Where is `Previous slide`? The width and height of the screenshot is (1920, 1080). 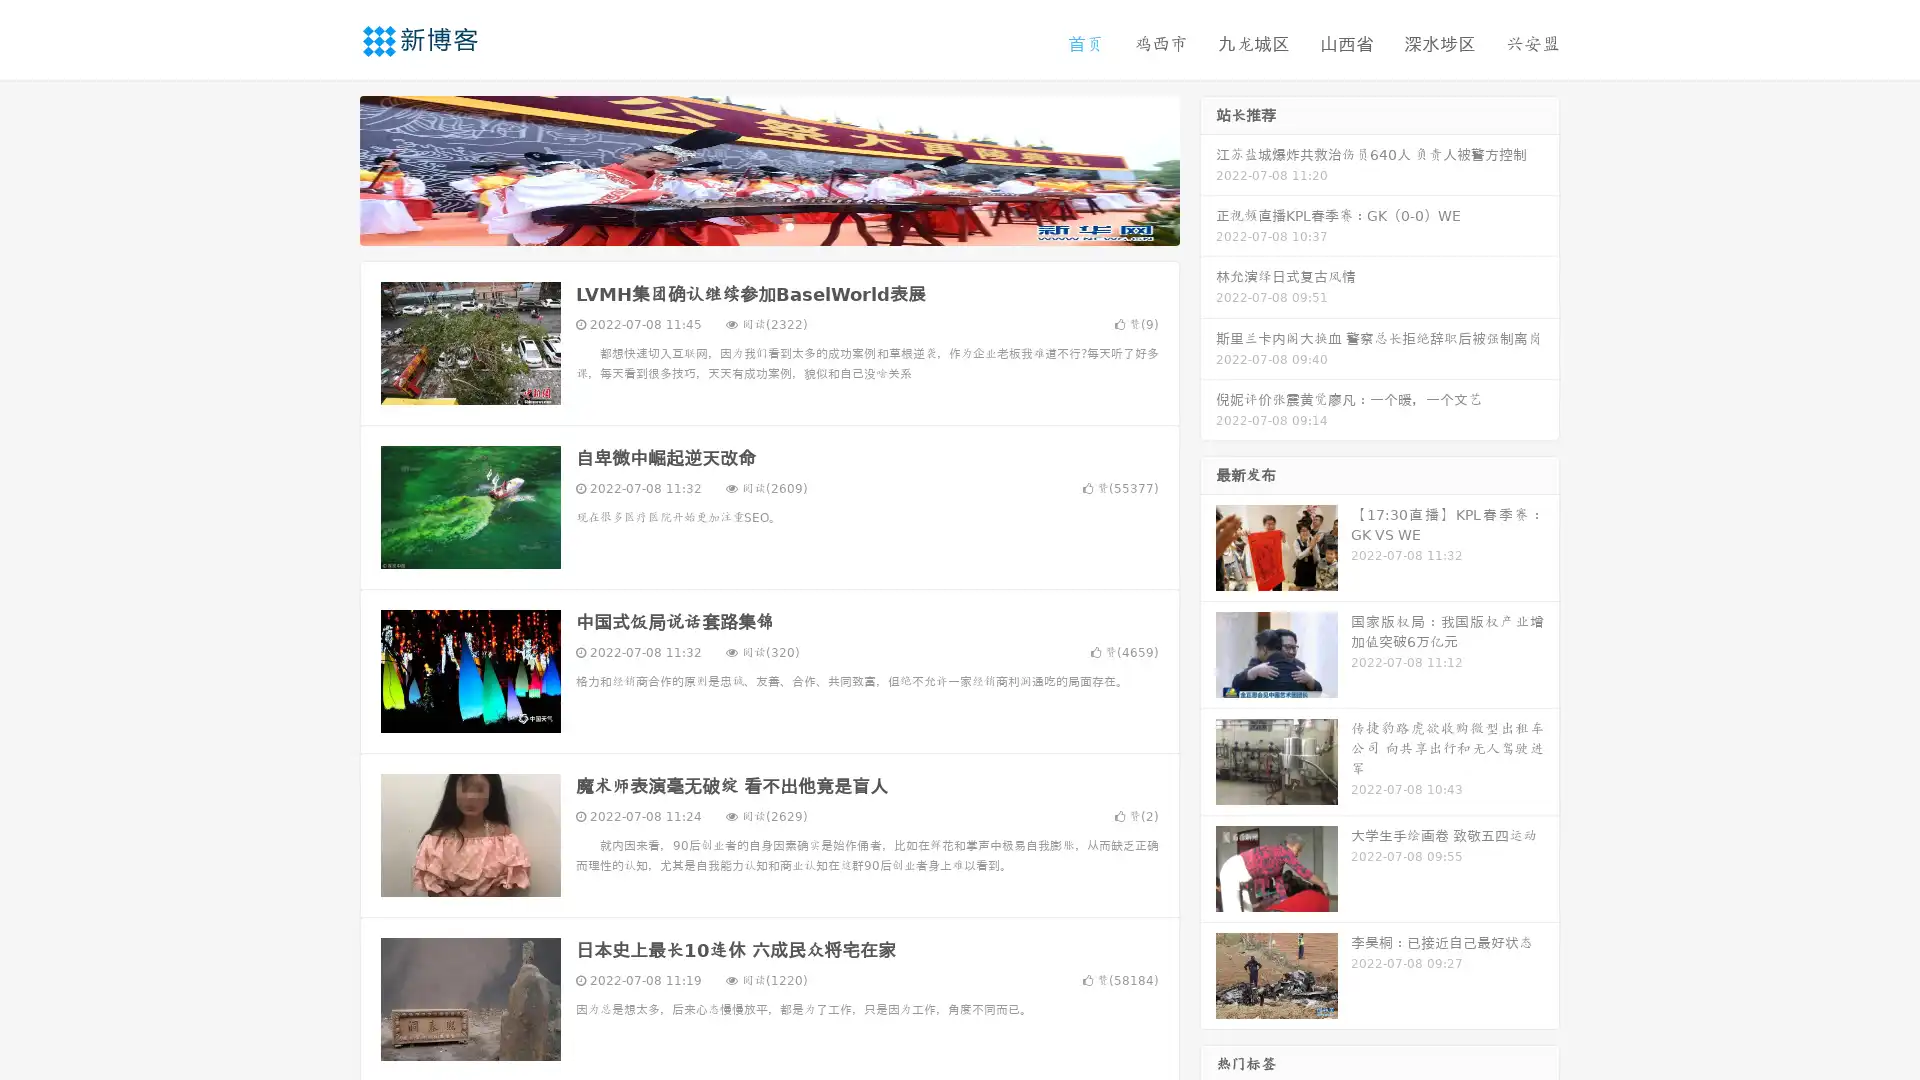 Previous slide is located at coordinates (330, 168).